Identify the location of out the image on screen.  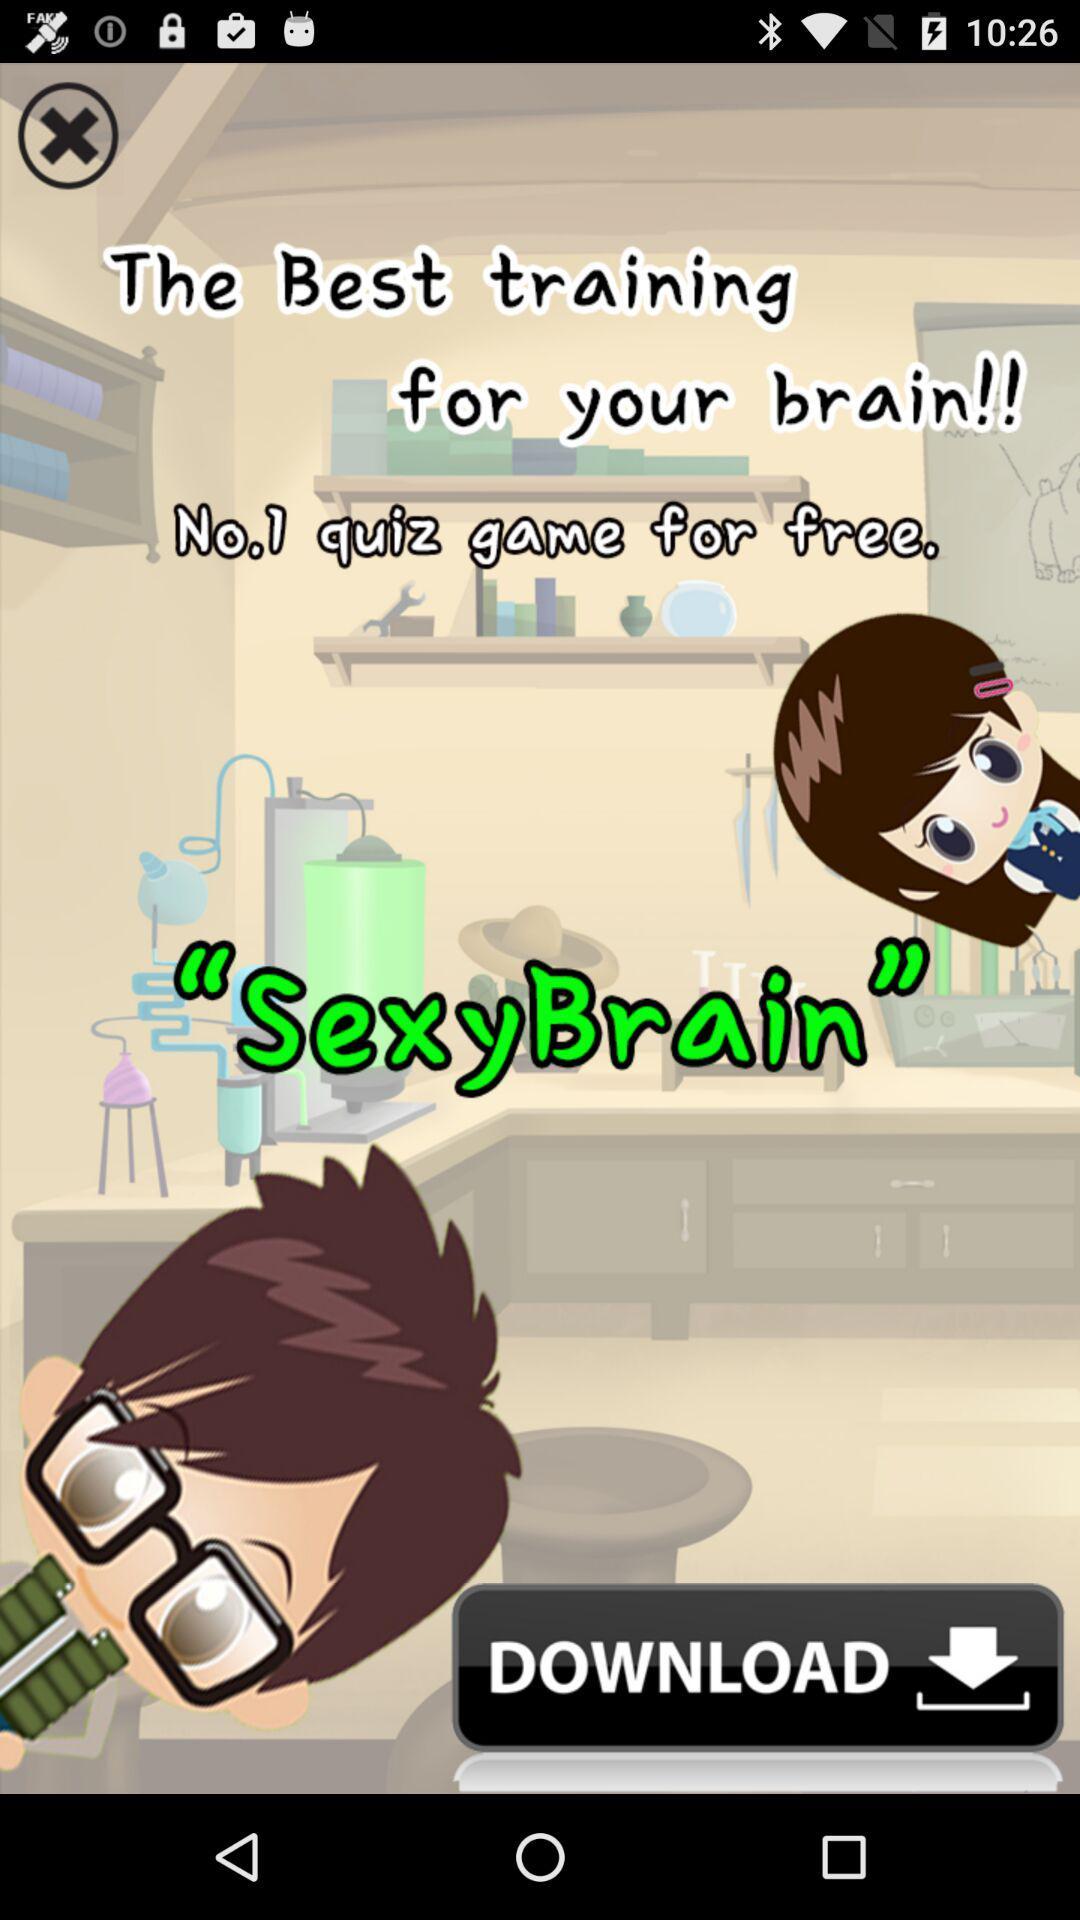
(540, 128).